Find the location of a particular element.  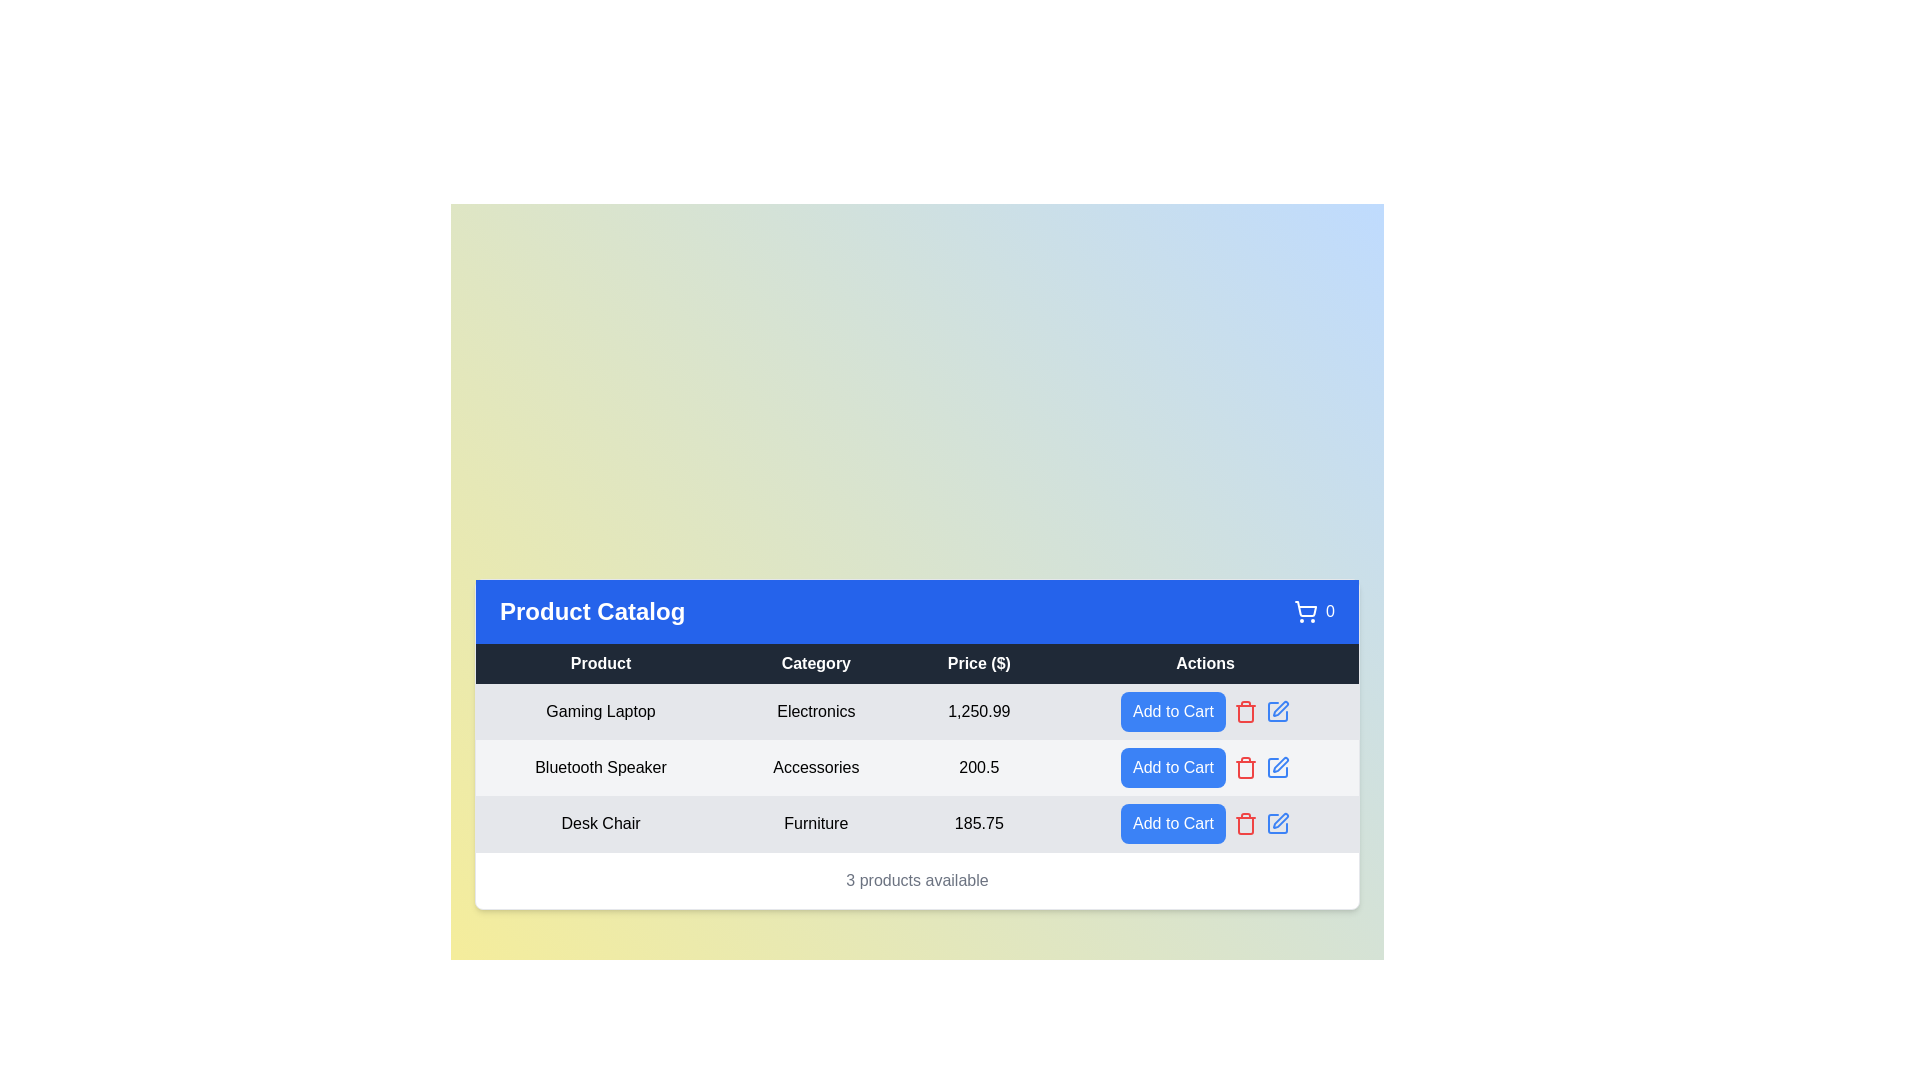

the 'Add to Cart' button, which is the first button in the 'Actions' column of the second row for the 'Bluetooth Speaker' product is located at coordinates (1173, 766).